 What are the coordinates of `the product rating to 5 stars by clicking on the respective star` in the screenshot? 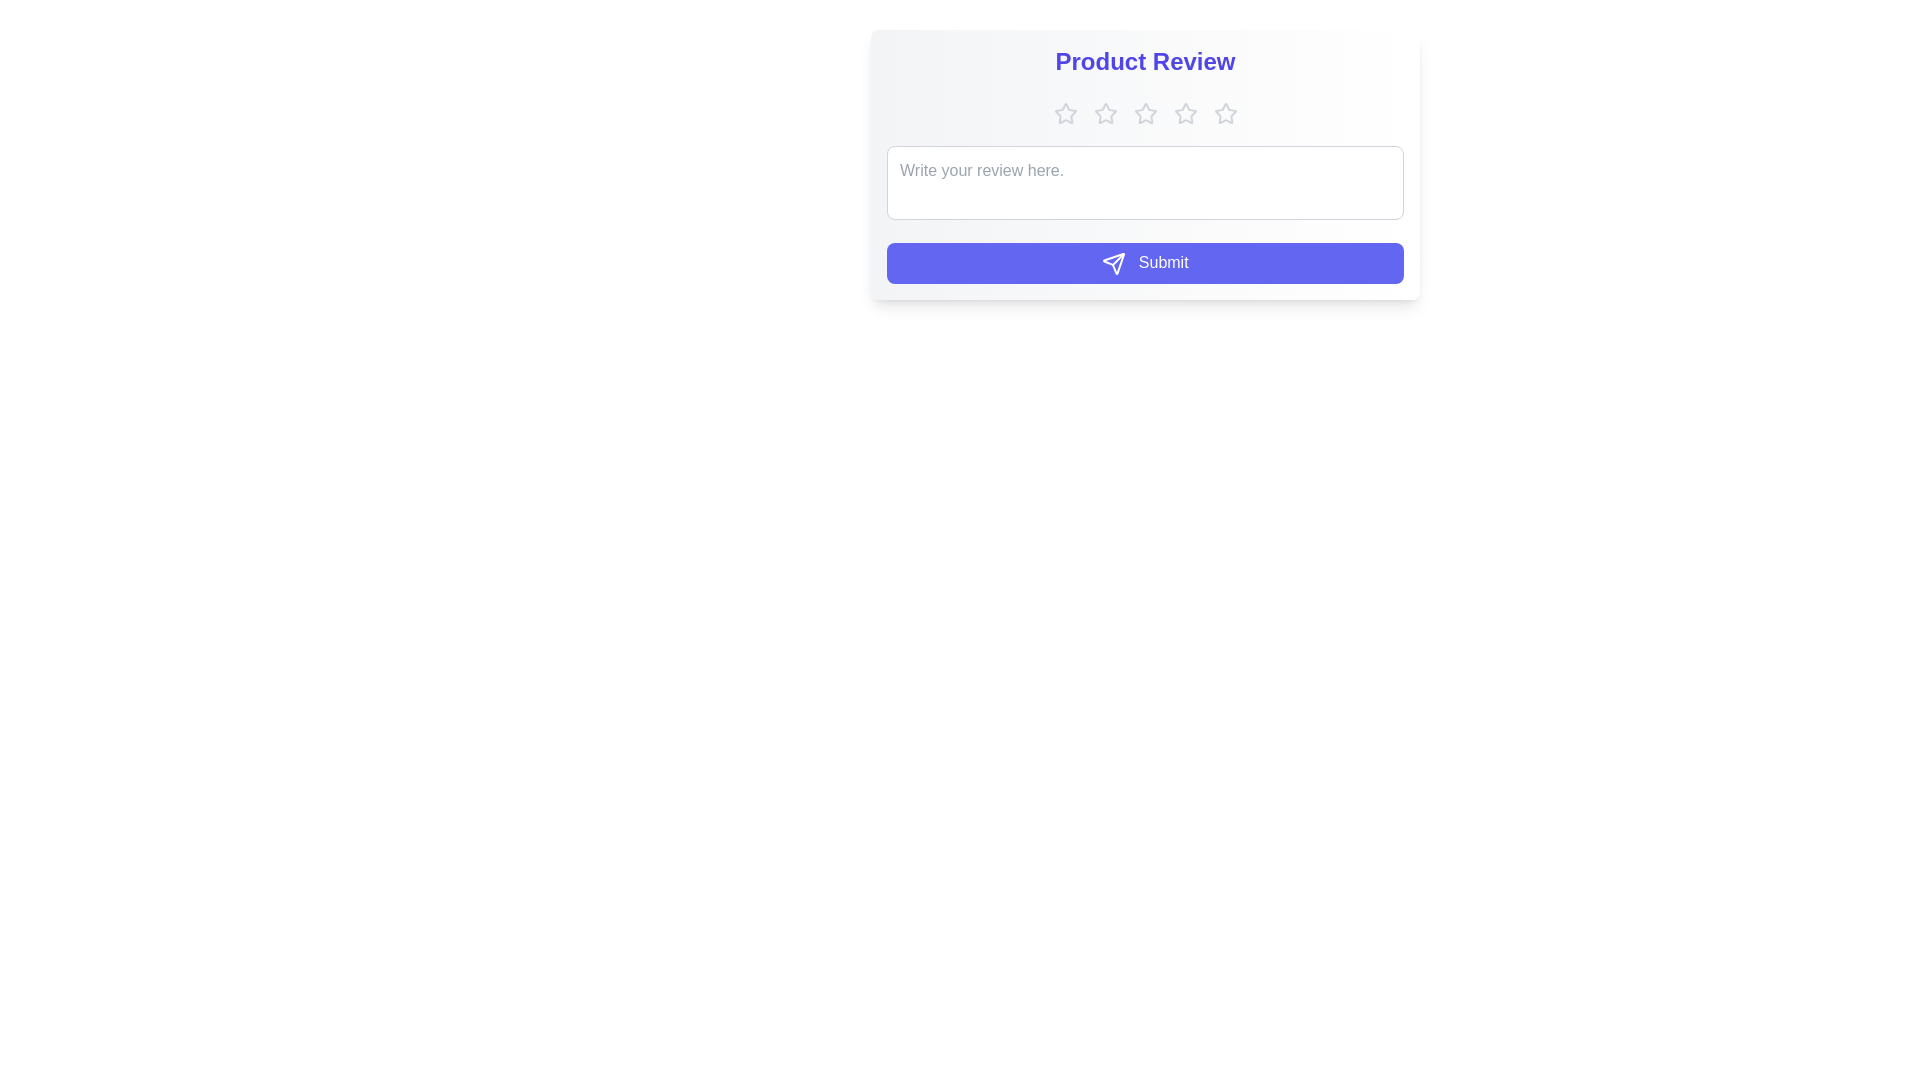 It's located at (1224, 114).